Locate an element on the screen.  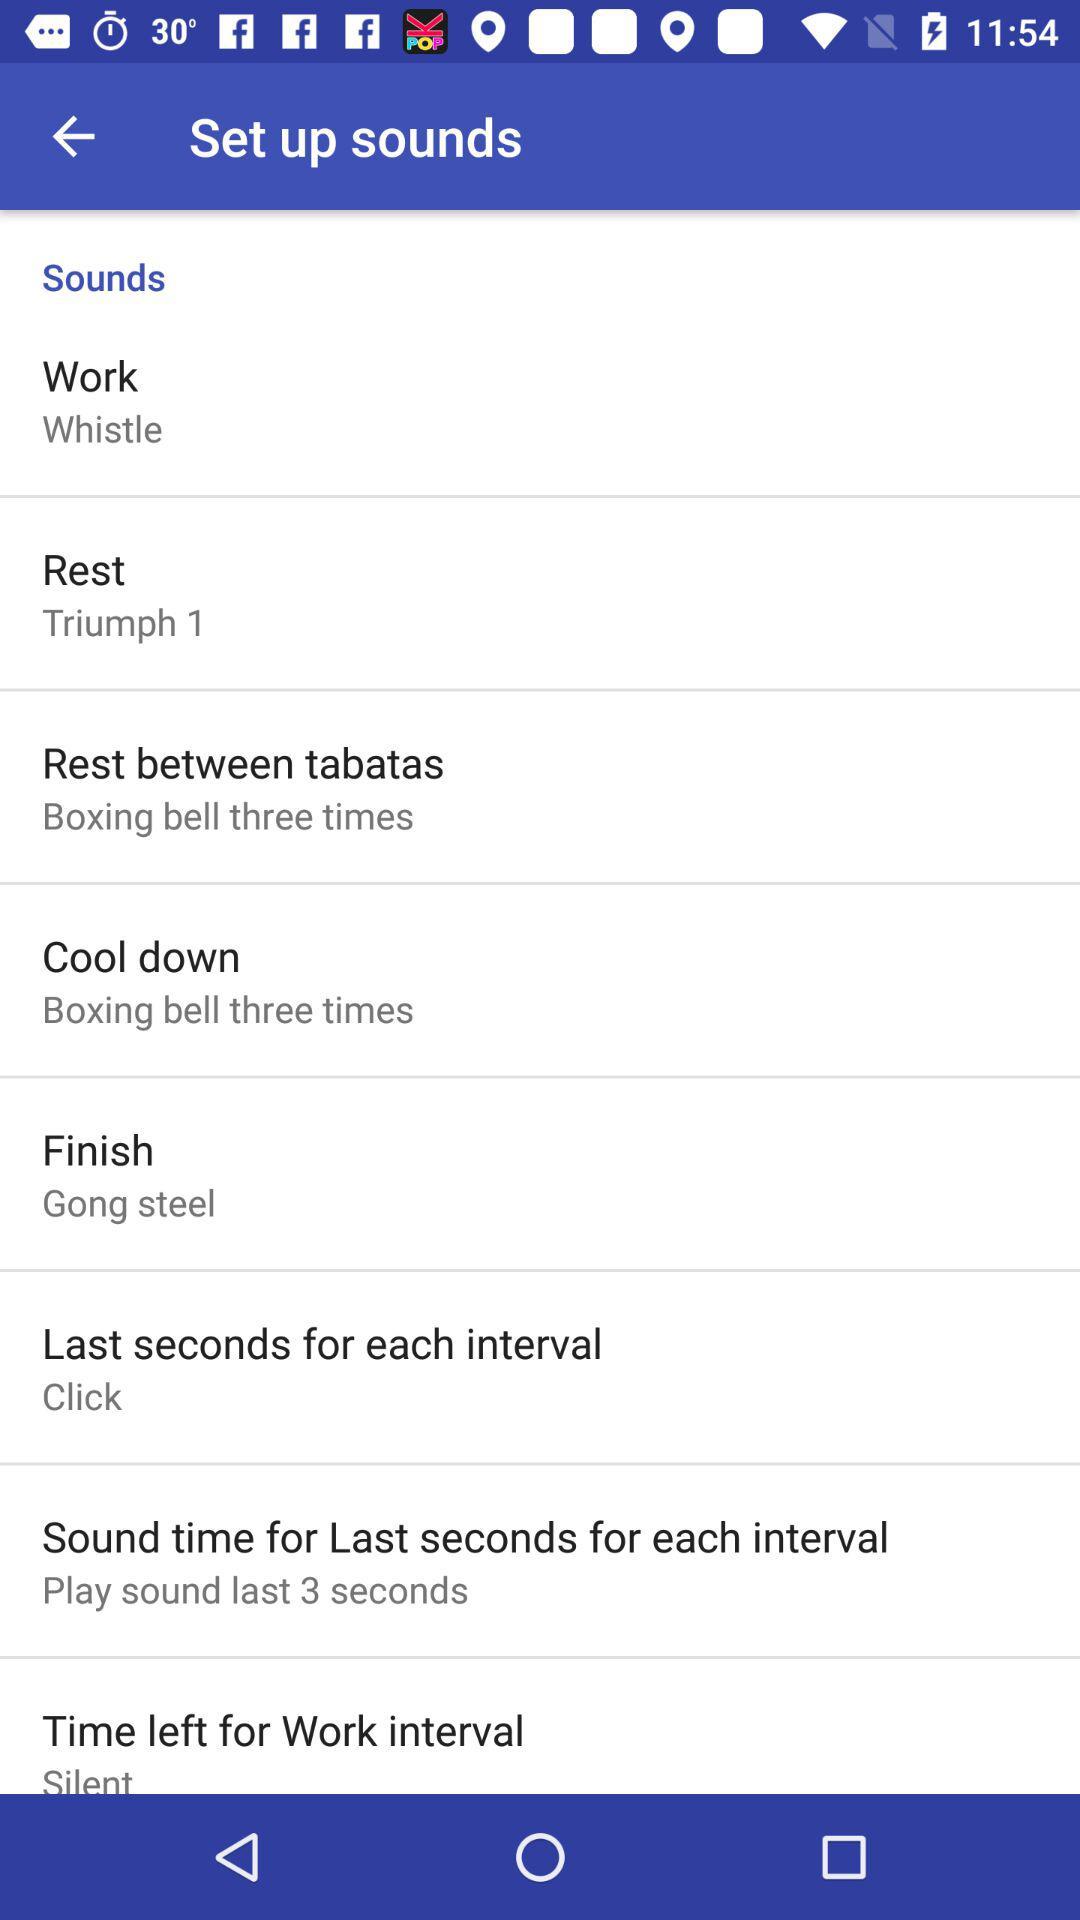
the item below finish icon is located at coordinates (128, 1201).